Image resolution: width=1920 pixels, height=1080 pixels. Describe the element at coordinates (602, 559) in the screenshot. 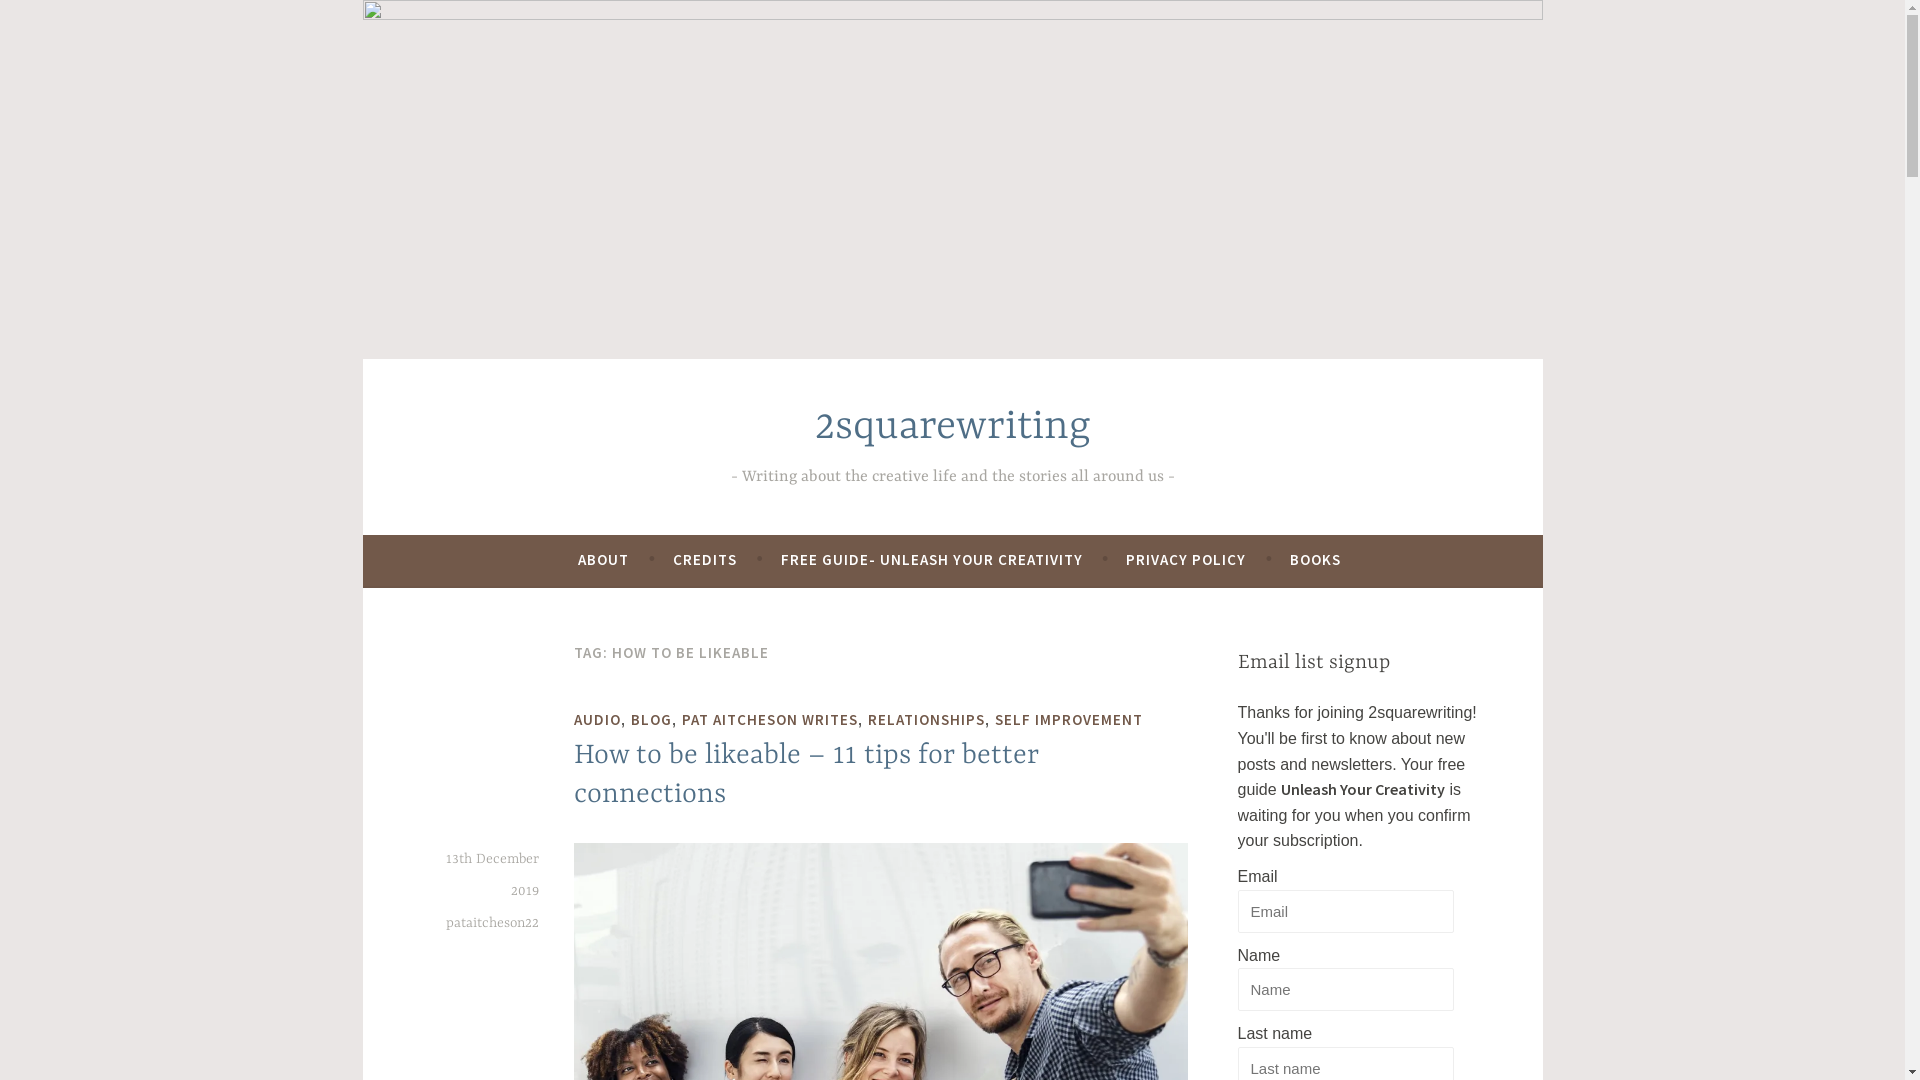

I see `'ABOUT'` at that location.